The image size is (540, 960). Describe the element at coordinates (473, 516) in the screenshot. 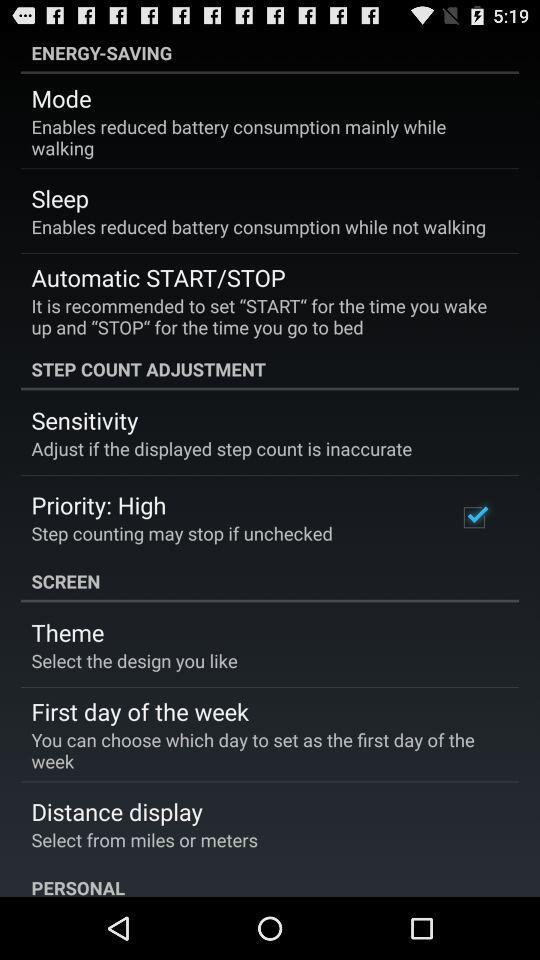

I see `icon on the right` at that location.